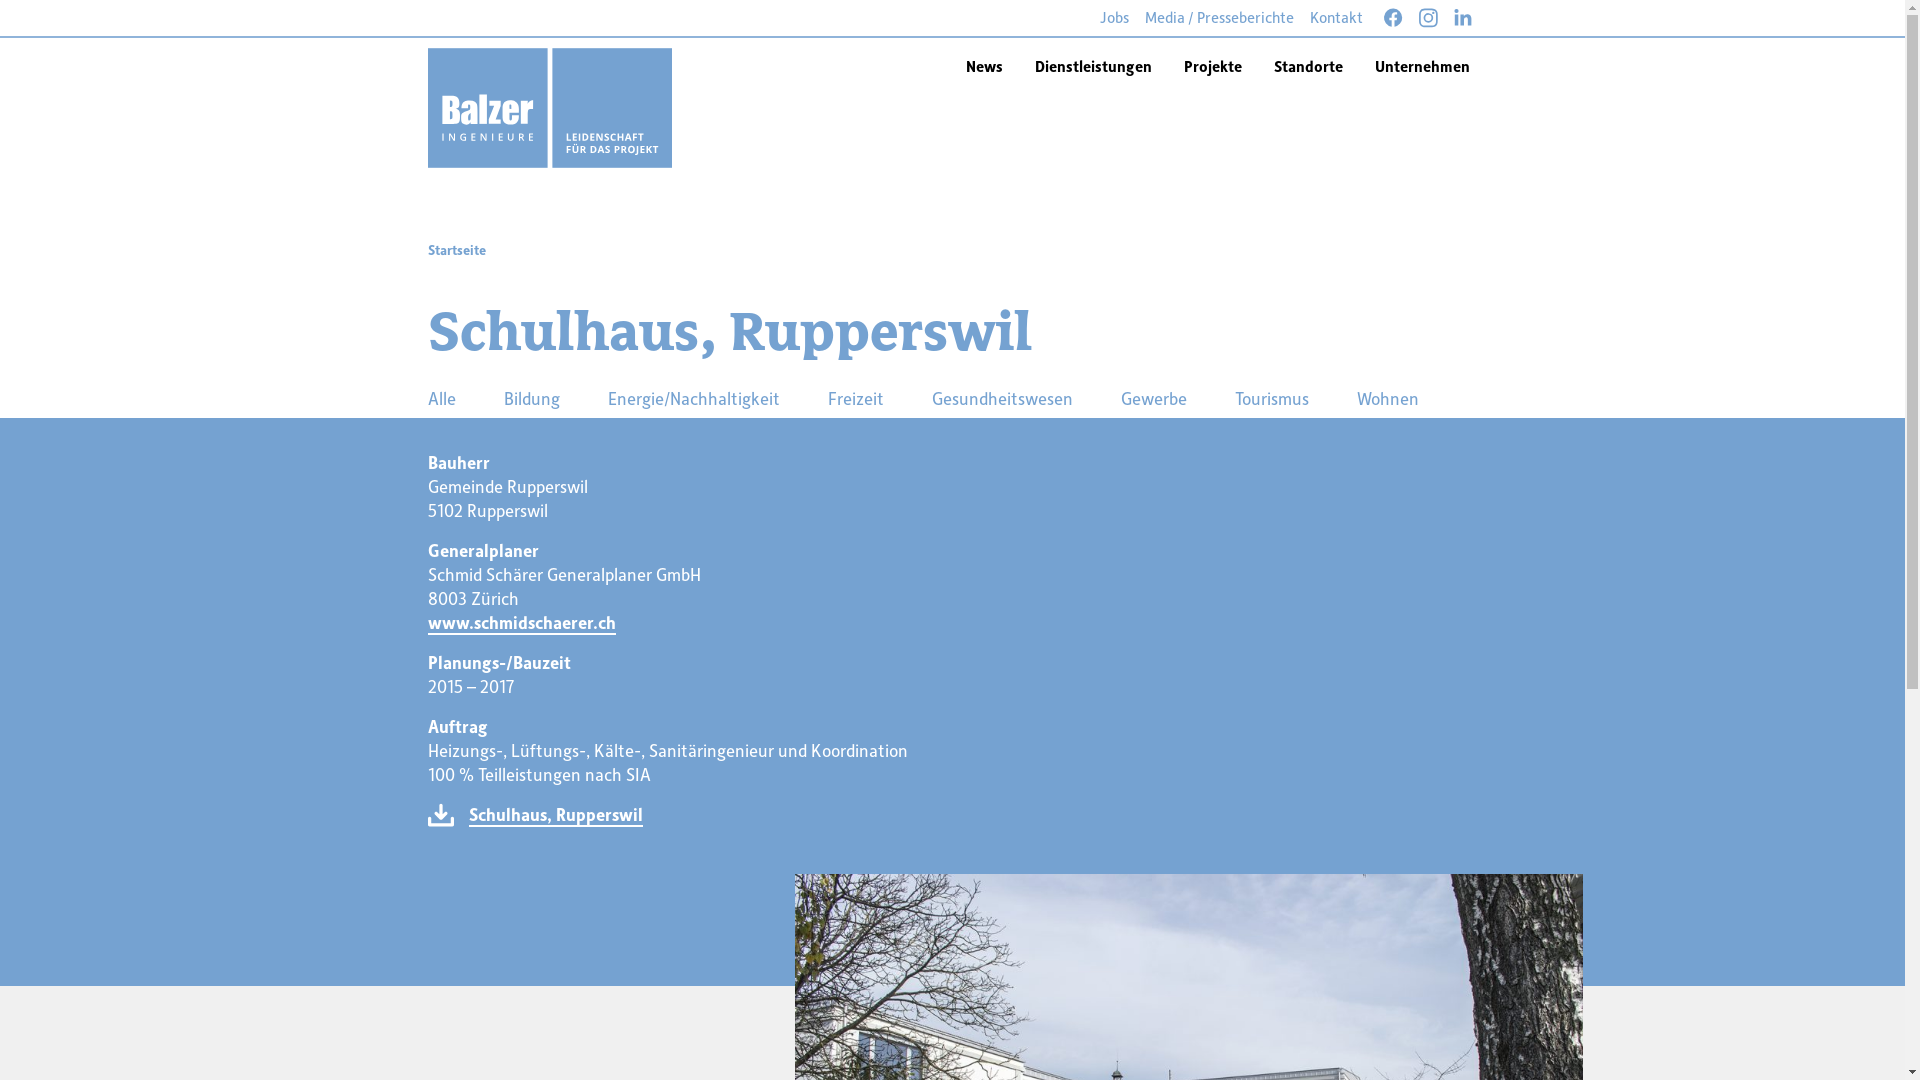  I want to click on 'Jobs', so click(1113, 18).